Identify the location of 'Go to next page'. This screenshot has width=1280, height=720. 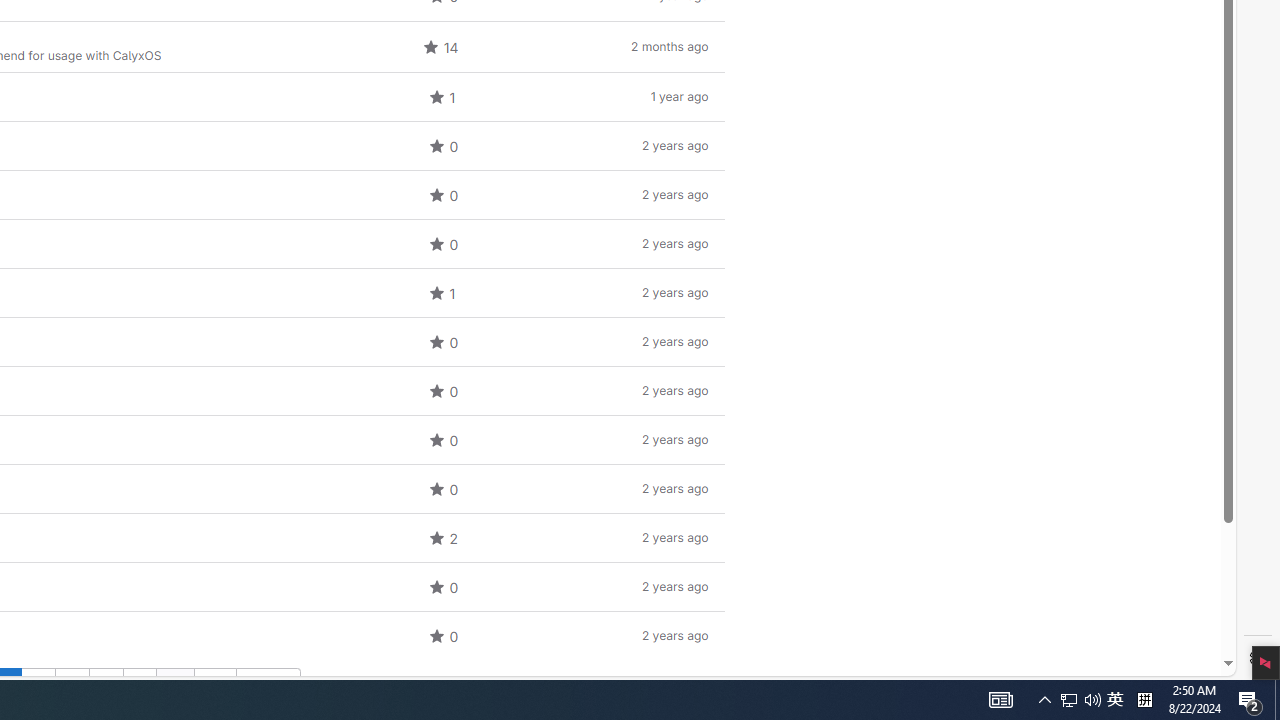
(267, 684).